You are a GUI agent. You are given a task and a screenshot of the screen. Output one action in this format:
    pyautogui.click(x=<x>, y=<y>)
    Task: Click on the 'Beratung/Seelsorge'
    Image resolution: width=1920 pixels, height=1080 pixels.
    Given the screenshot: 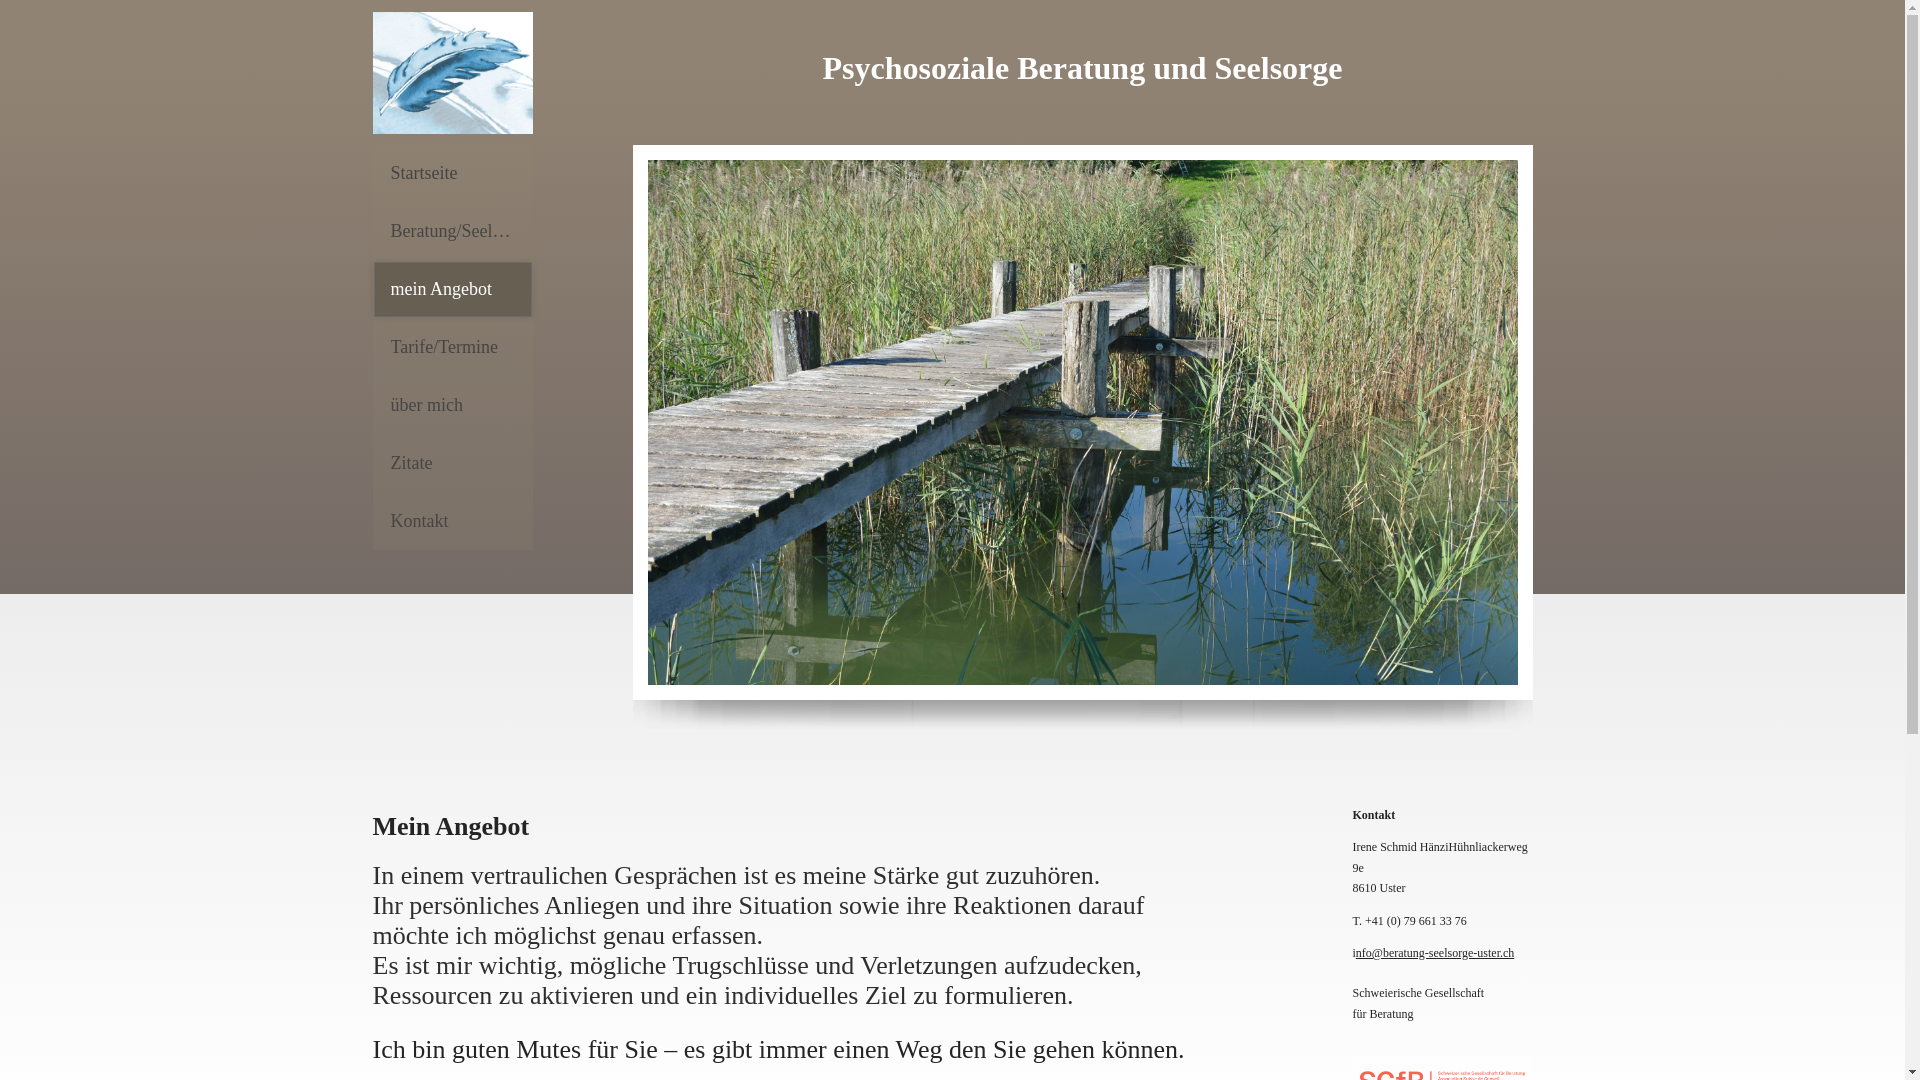 What is the action you would take?
    pyautogui.click(x=450, y=230)
    